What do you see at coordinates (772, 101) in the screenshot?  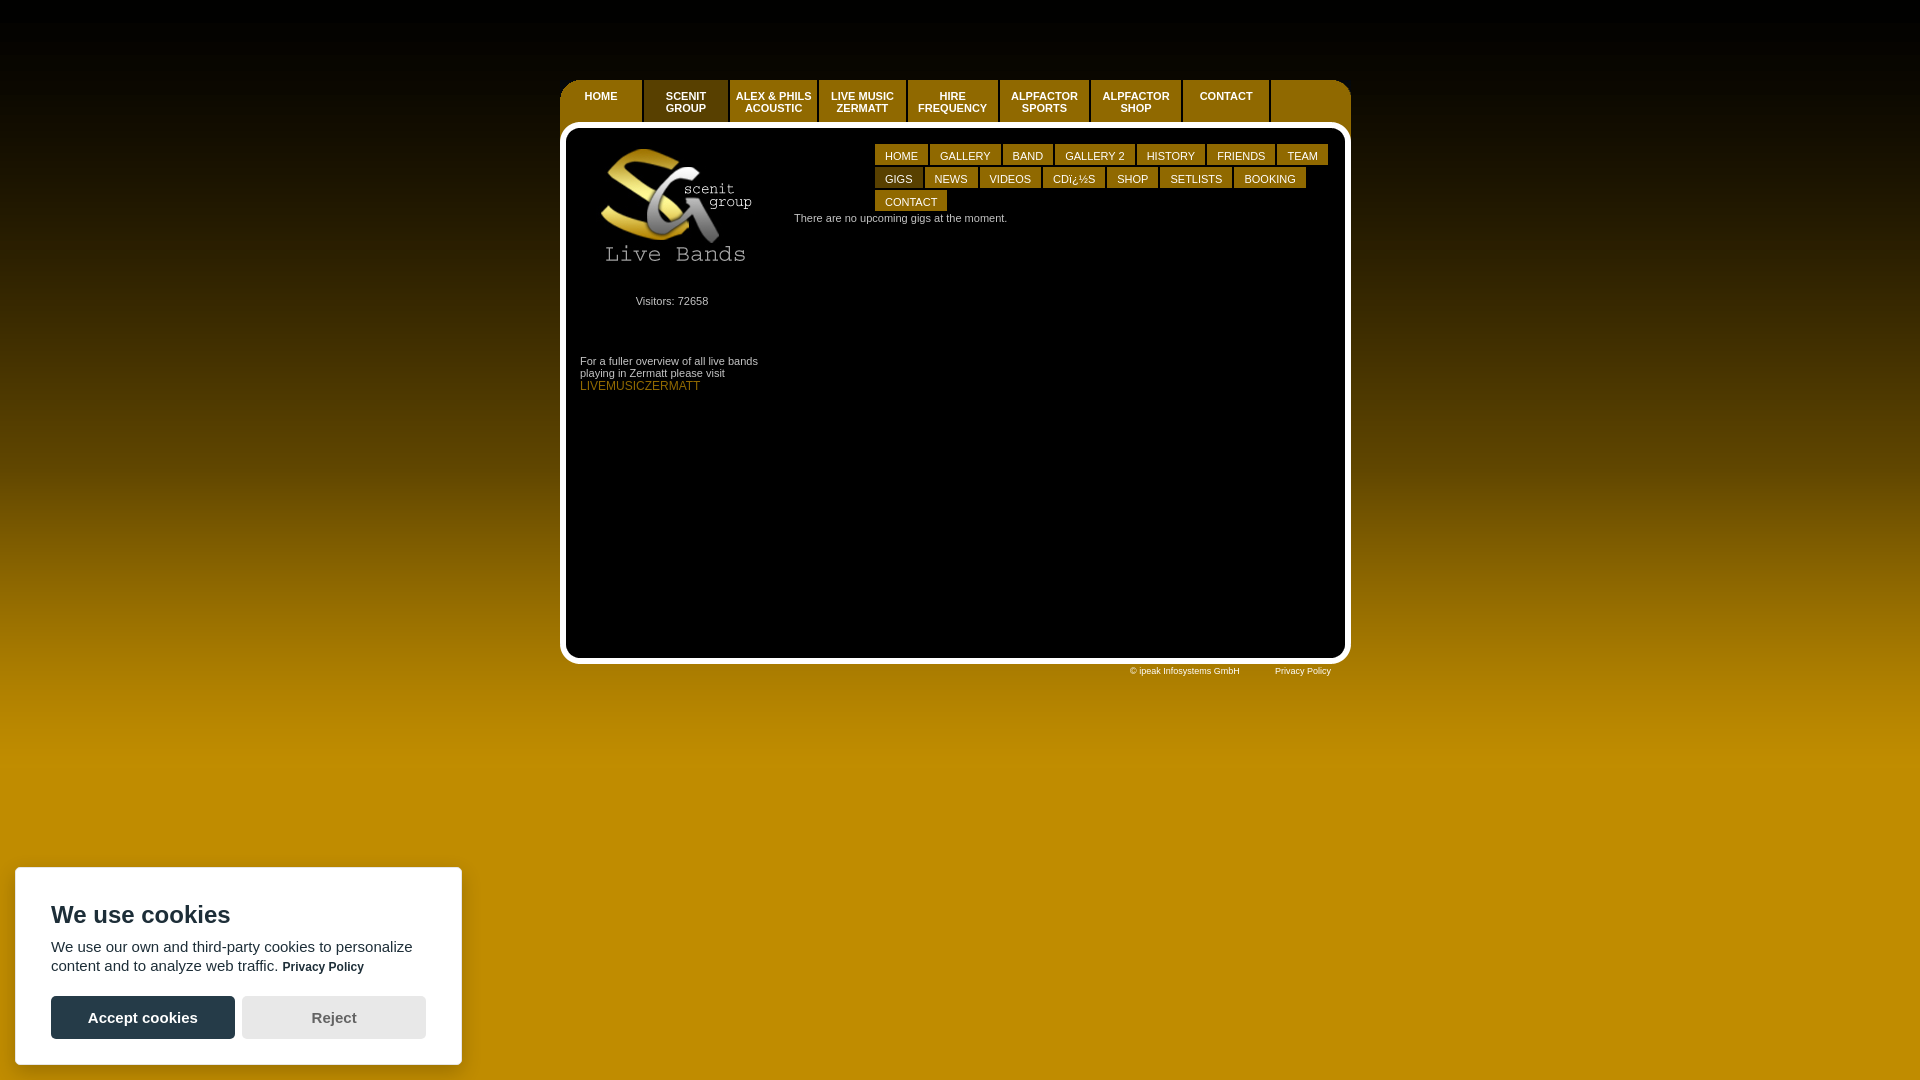 I see `'ALEX & PHILS` at bounding box center [772, 101].